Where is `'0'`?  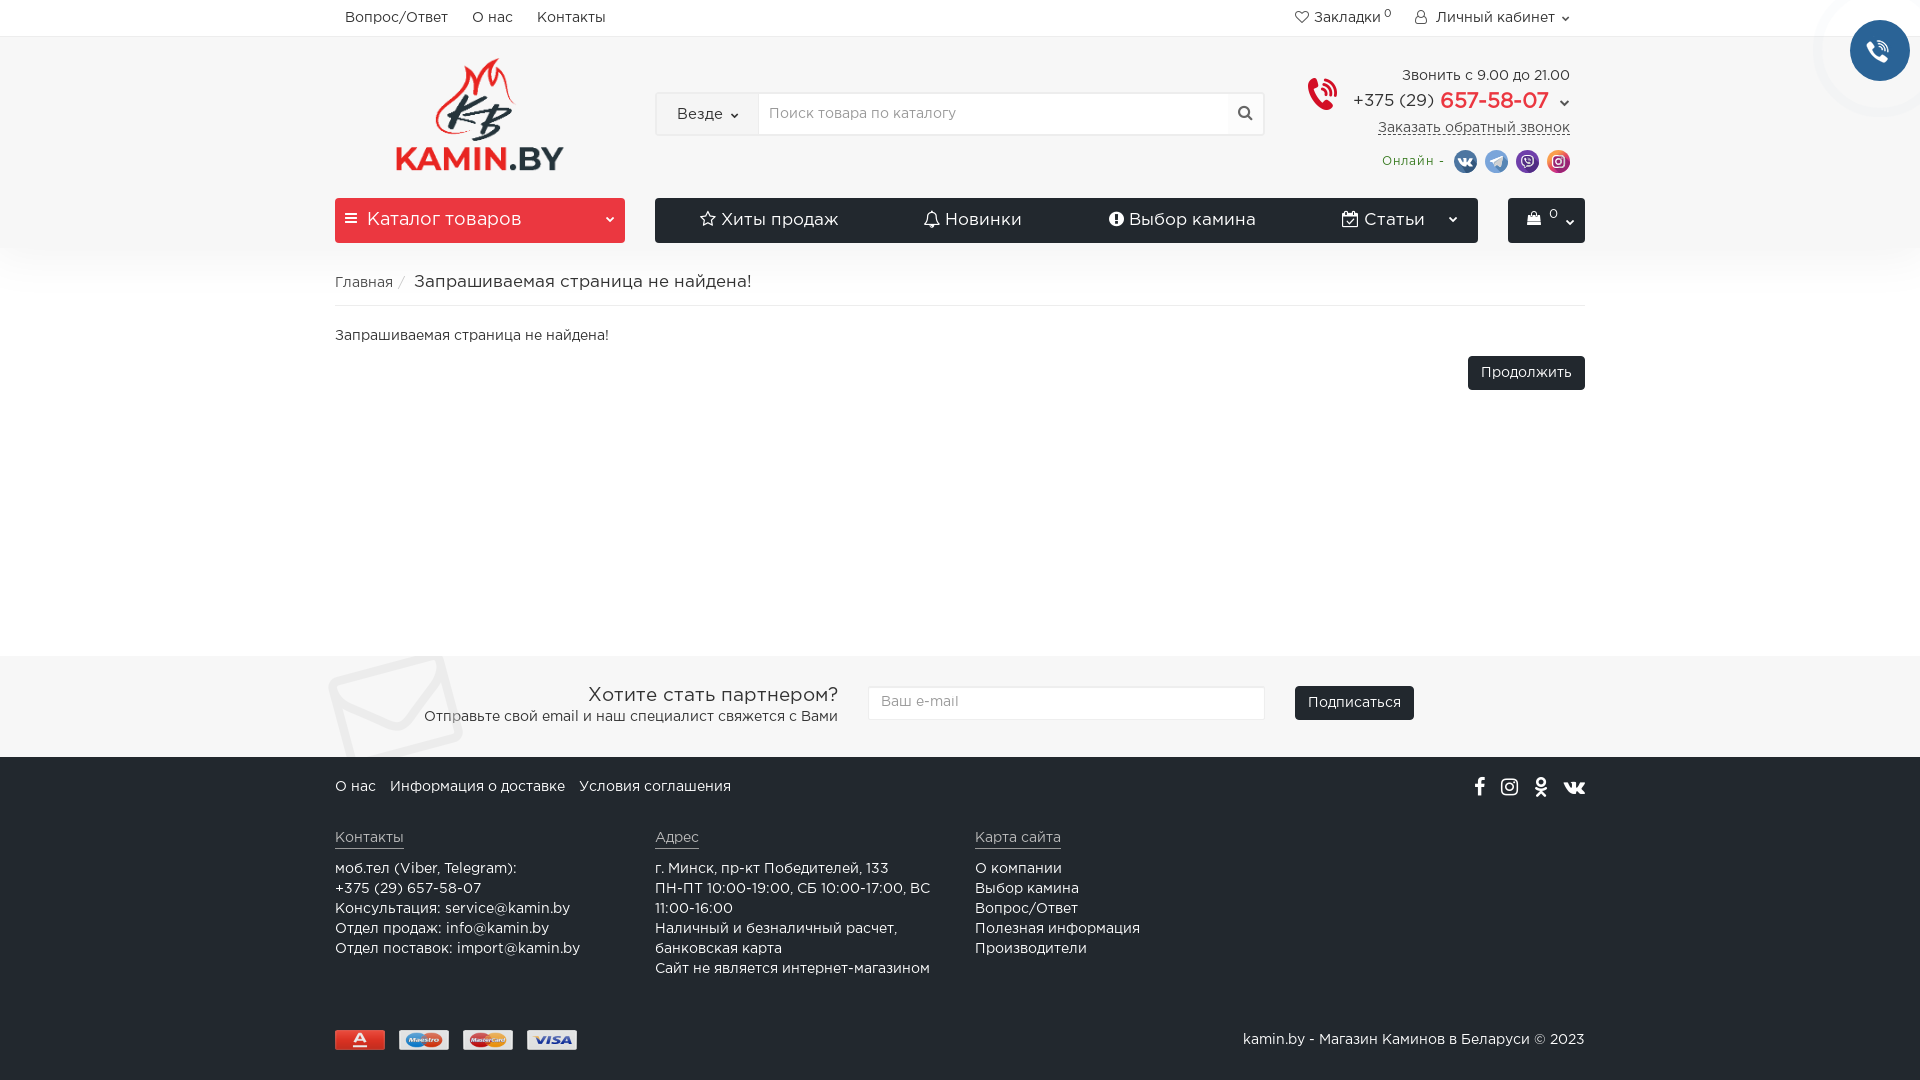 '0' is located at coordinates (1545, 220).